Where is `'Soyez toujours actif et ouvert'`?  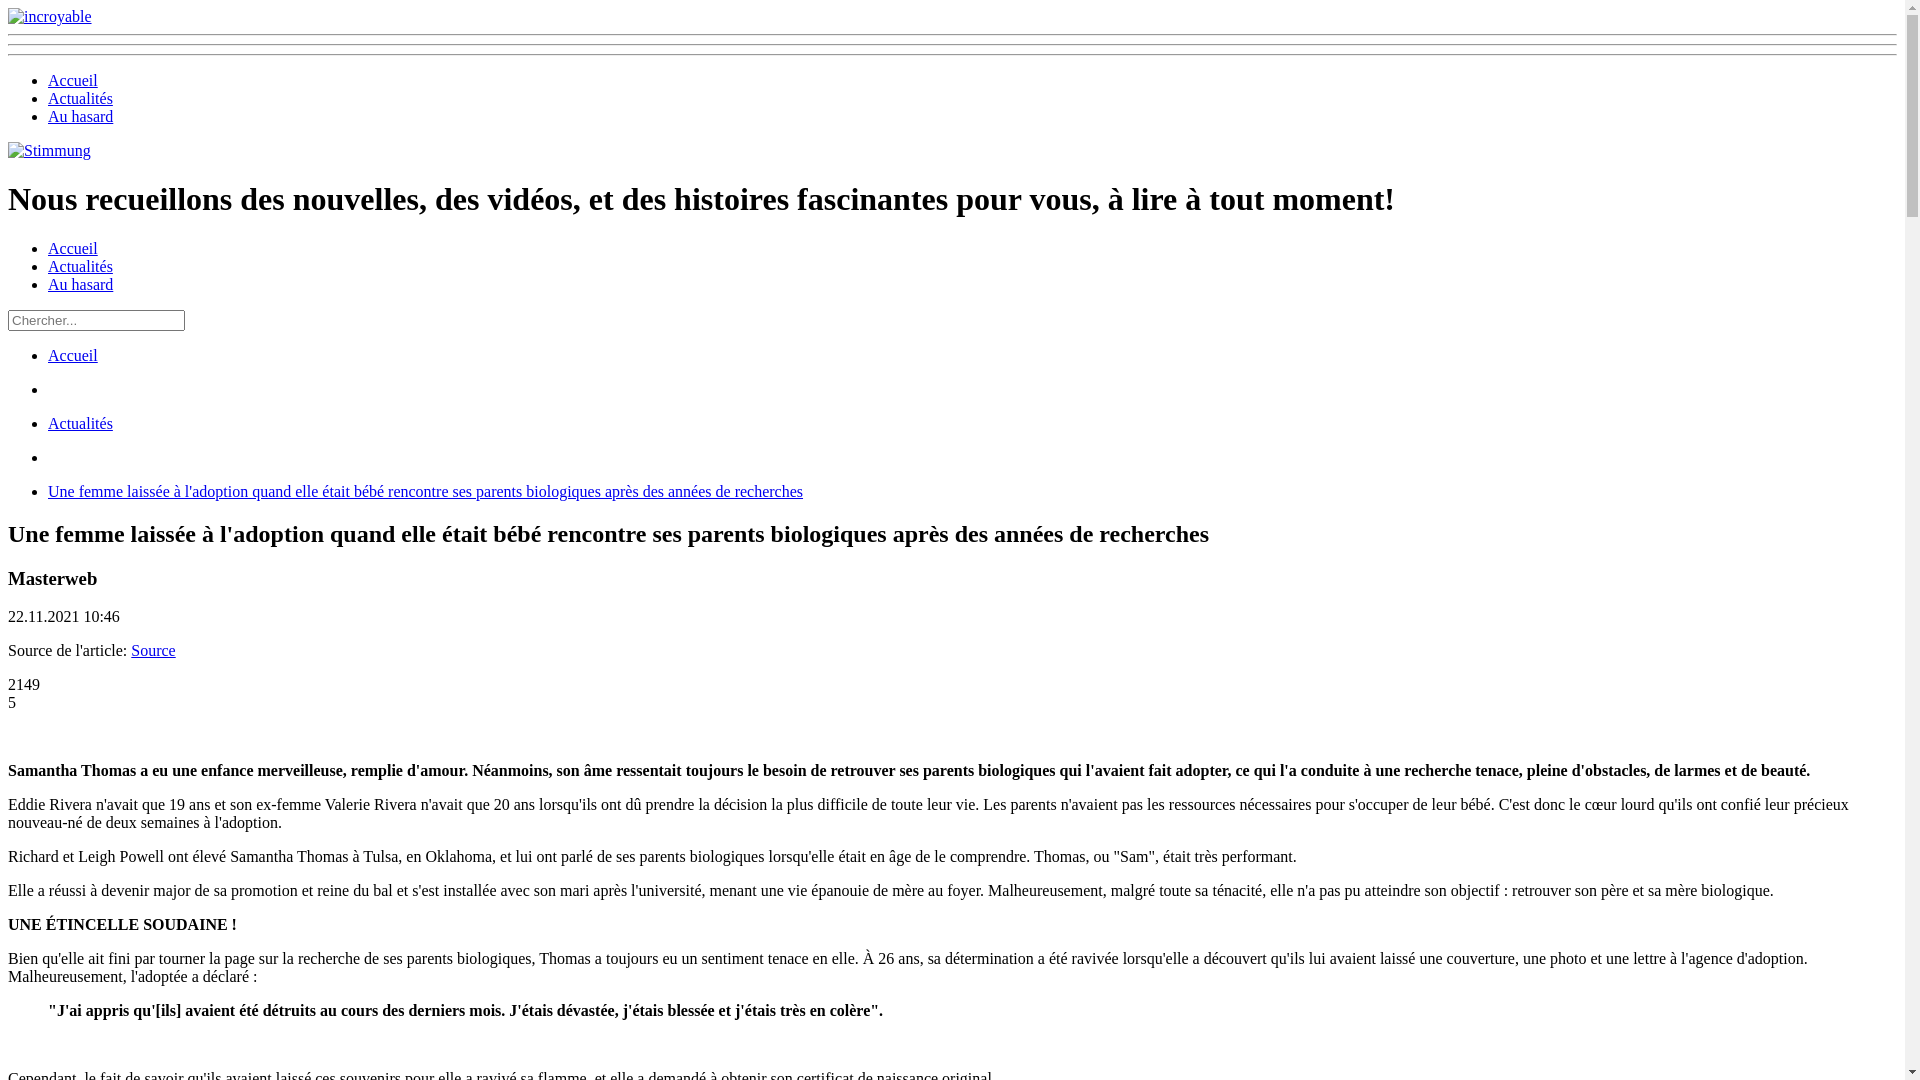 'Soyez toujours actif et ouvert' is located at coordinates (49, 149).